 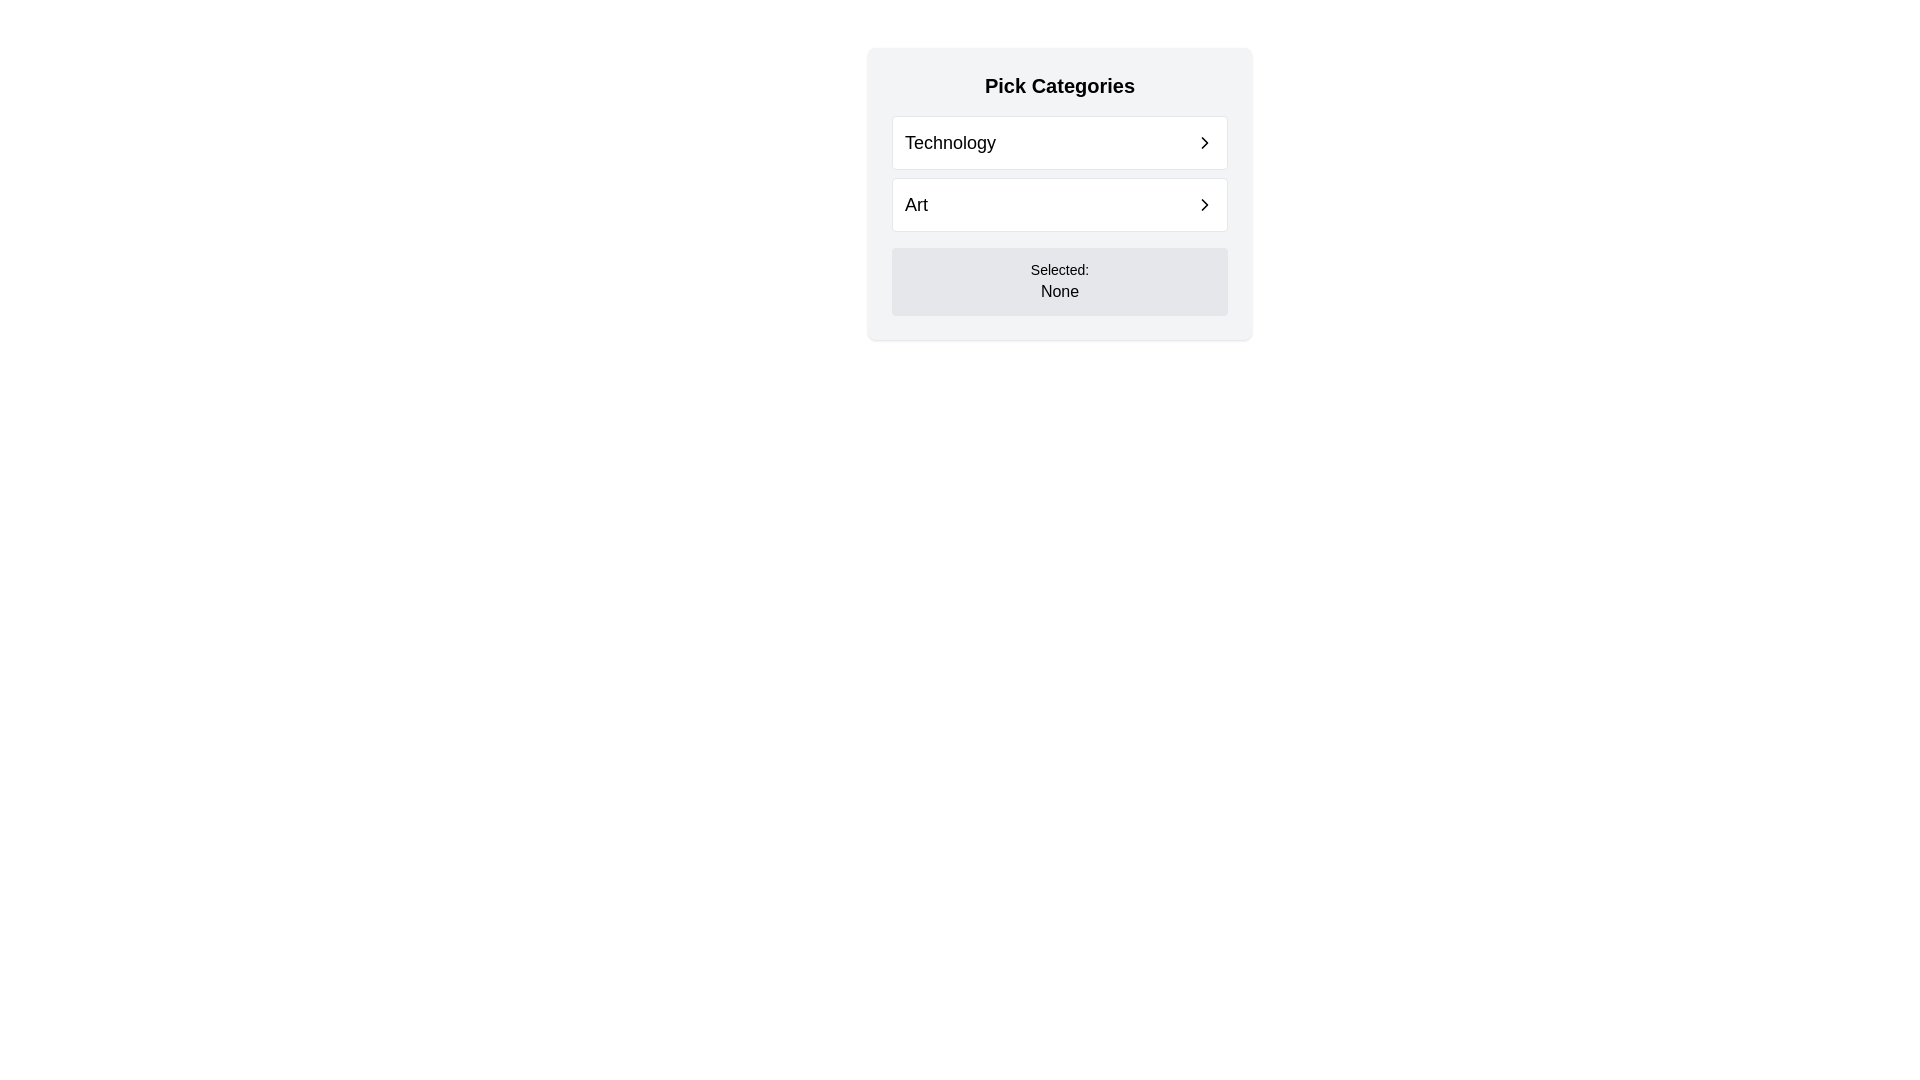 What do you see at coordinates (1203, 204) in the screenshot?
I see `the right-pointing chevron icon located in the 'Art' row of the 'Pick Categories' section` at bounding box center [1203, 204].